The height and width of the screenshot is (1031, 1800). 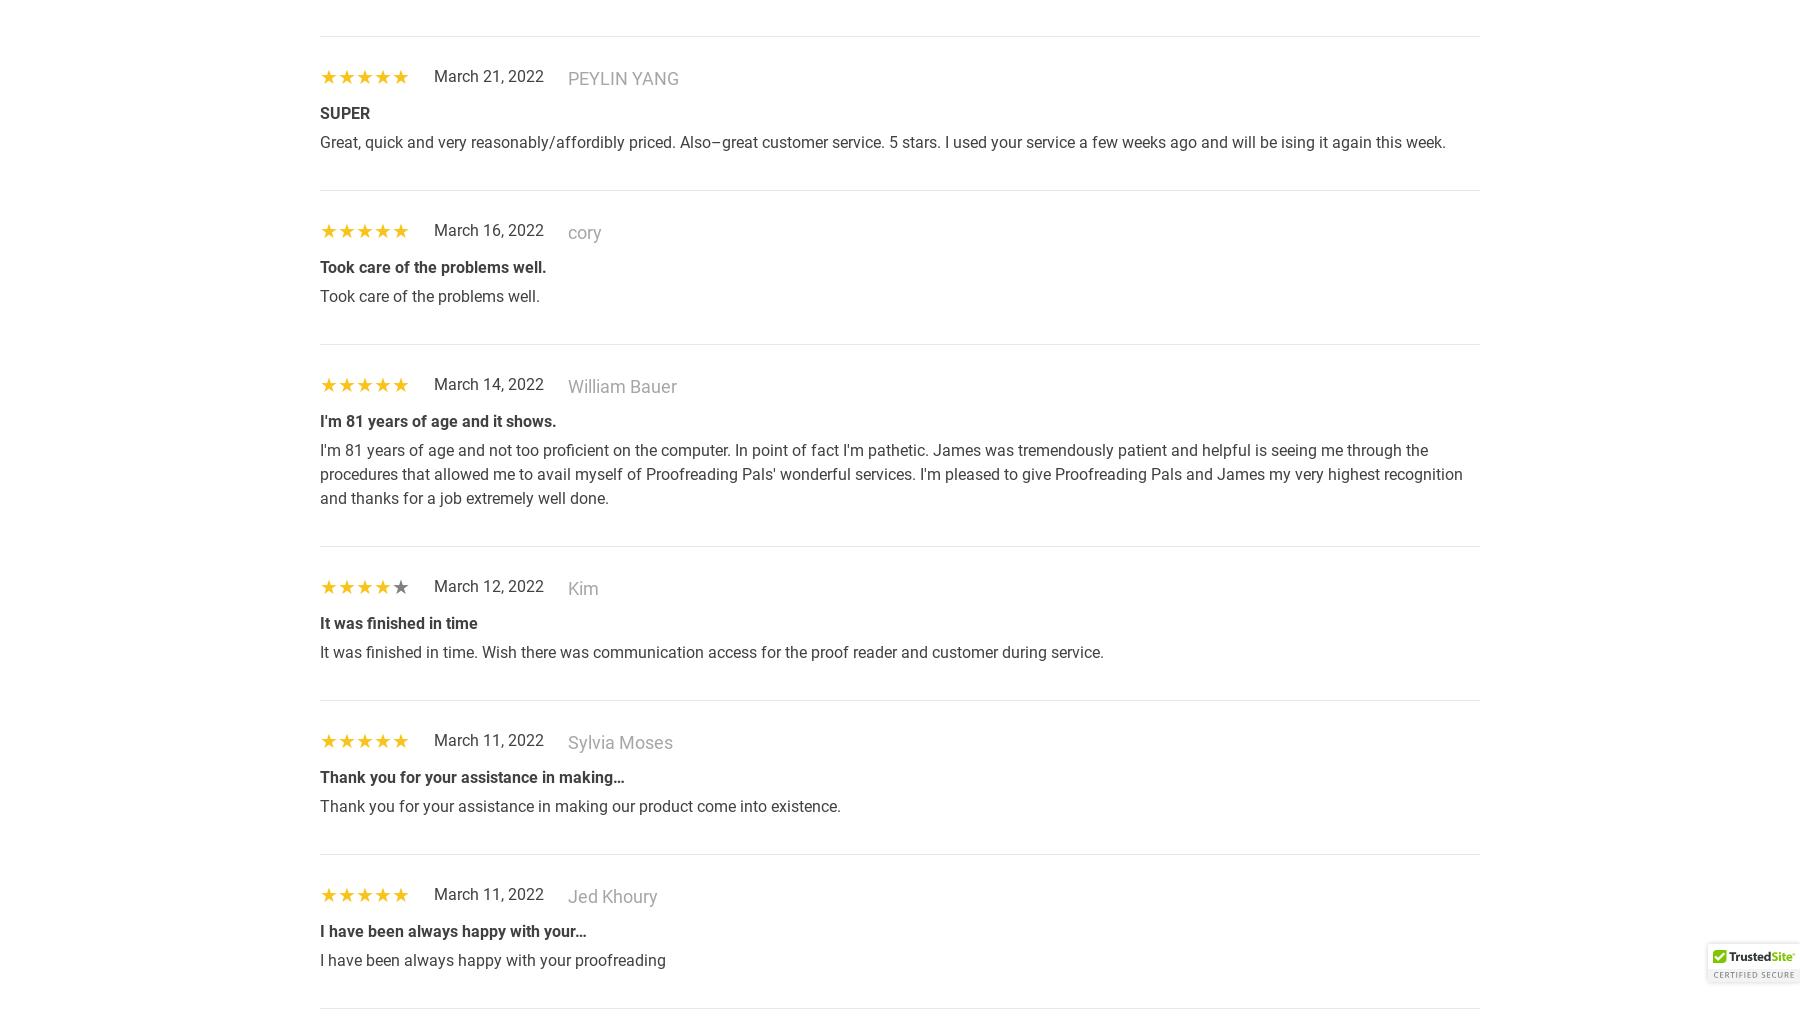 What do you see at coordinates (488, 383) in the screenshot?
I see `'March 14, 2022'` at bounding box center [488, 383].